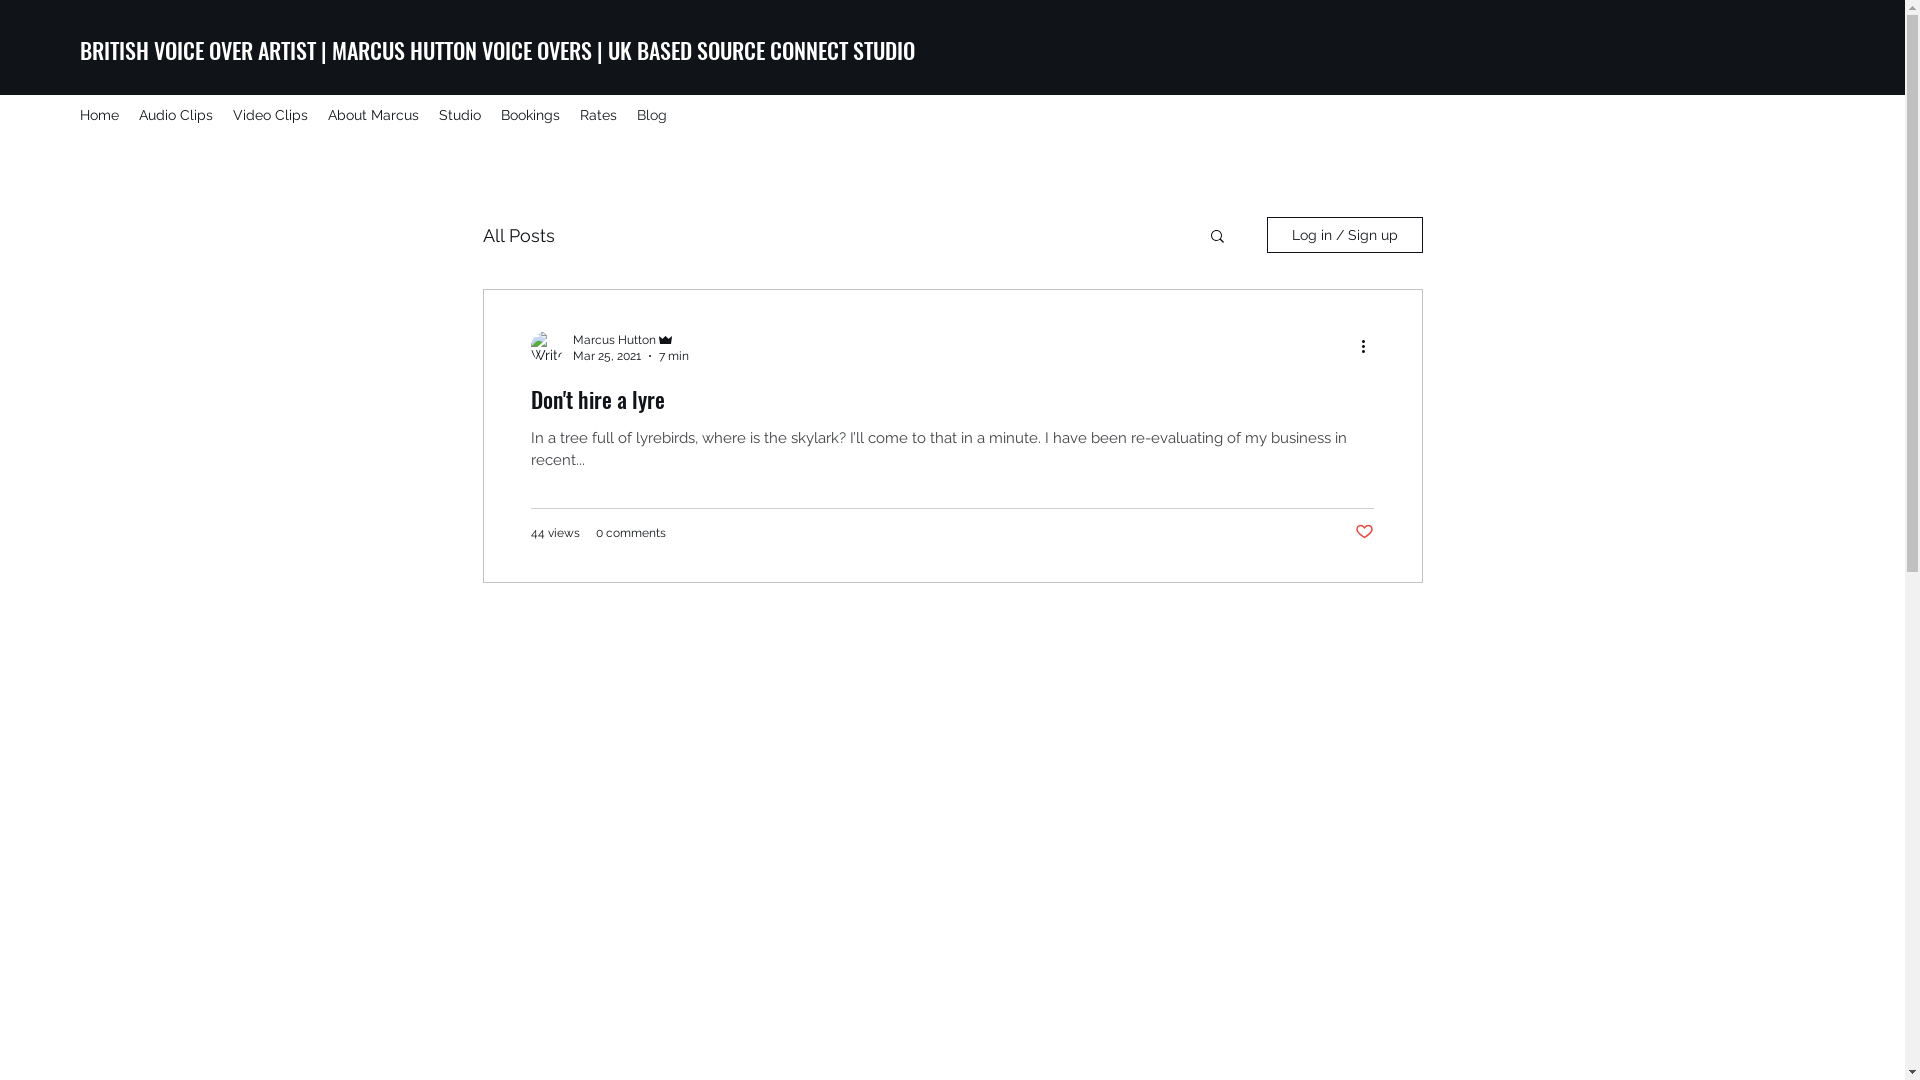 Image resolution: width=1920 pixels, height=1080 pixels. I want to click on 'About Marcus', so click(373, 115).